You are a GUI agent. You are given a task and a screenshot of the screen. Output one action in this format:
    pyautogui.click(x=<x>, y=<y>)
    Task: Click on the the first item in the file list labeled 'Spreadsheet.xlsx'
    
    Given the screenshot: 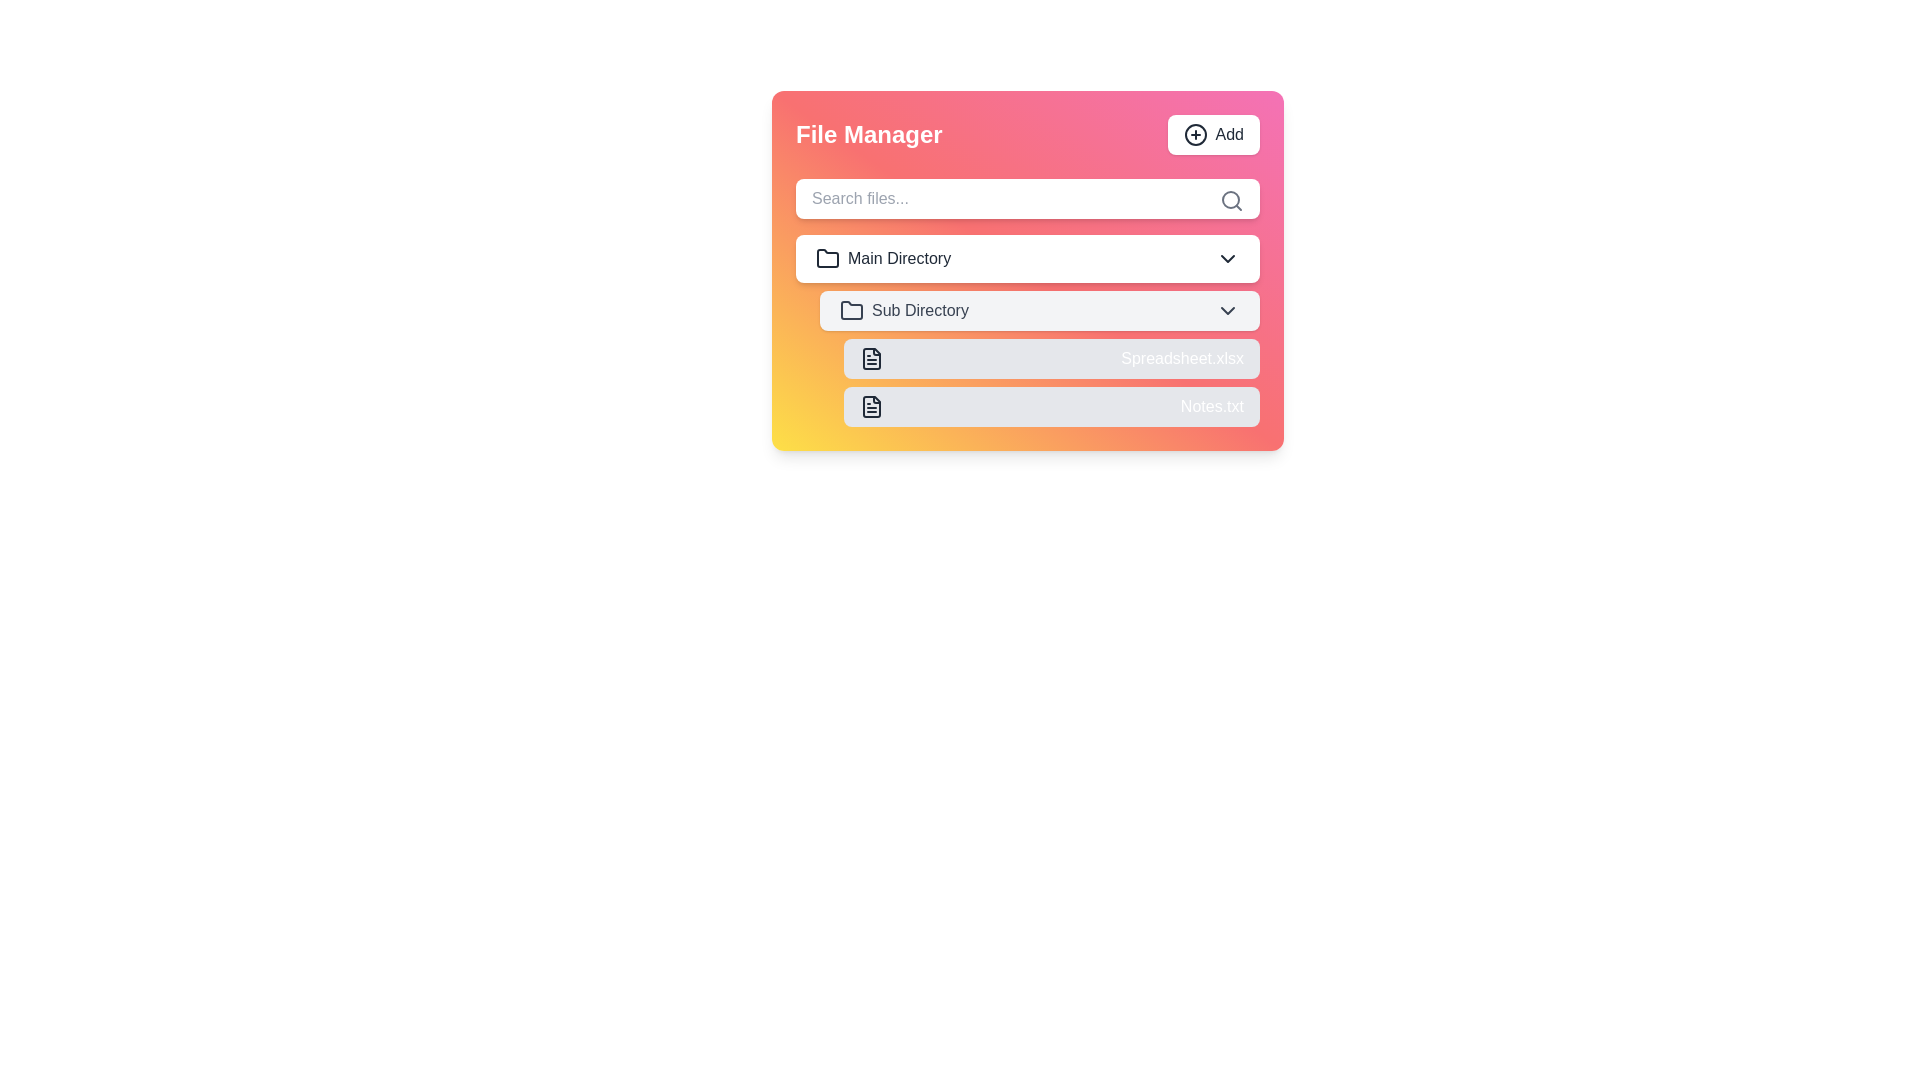 What is the action you would take?
    pyautogui.click(x=1050, y=357)
    